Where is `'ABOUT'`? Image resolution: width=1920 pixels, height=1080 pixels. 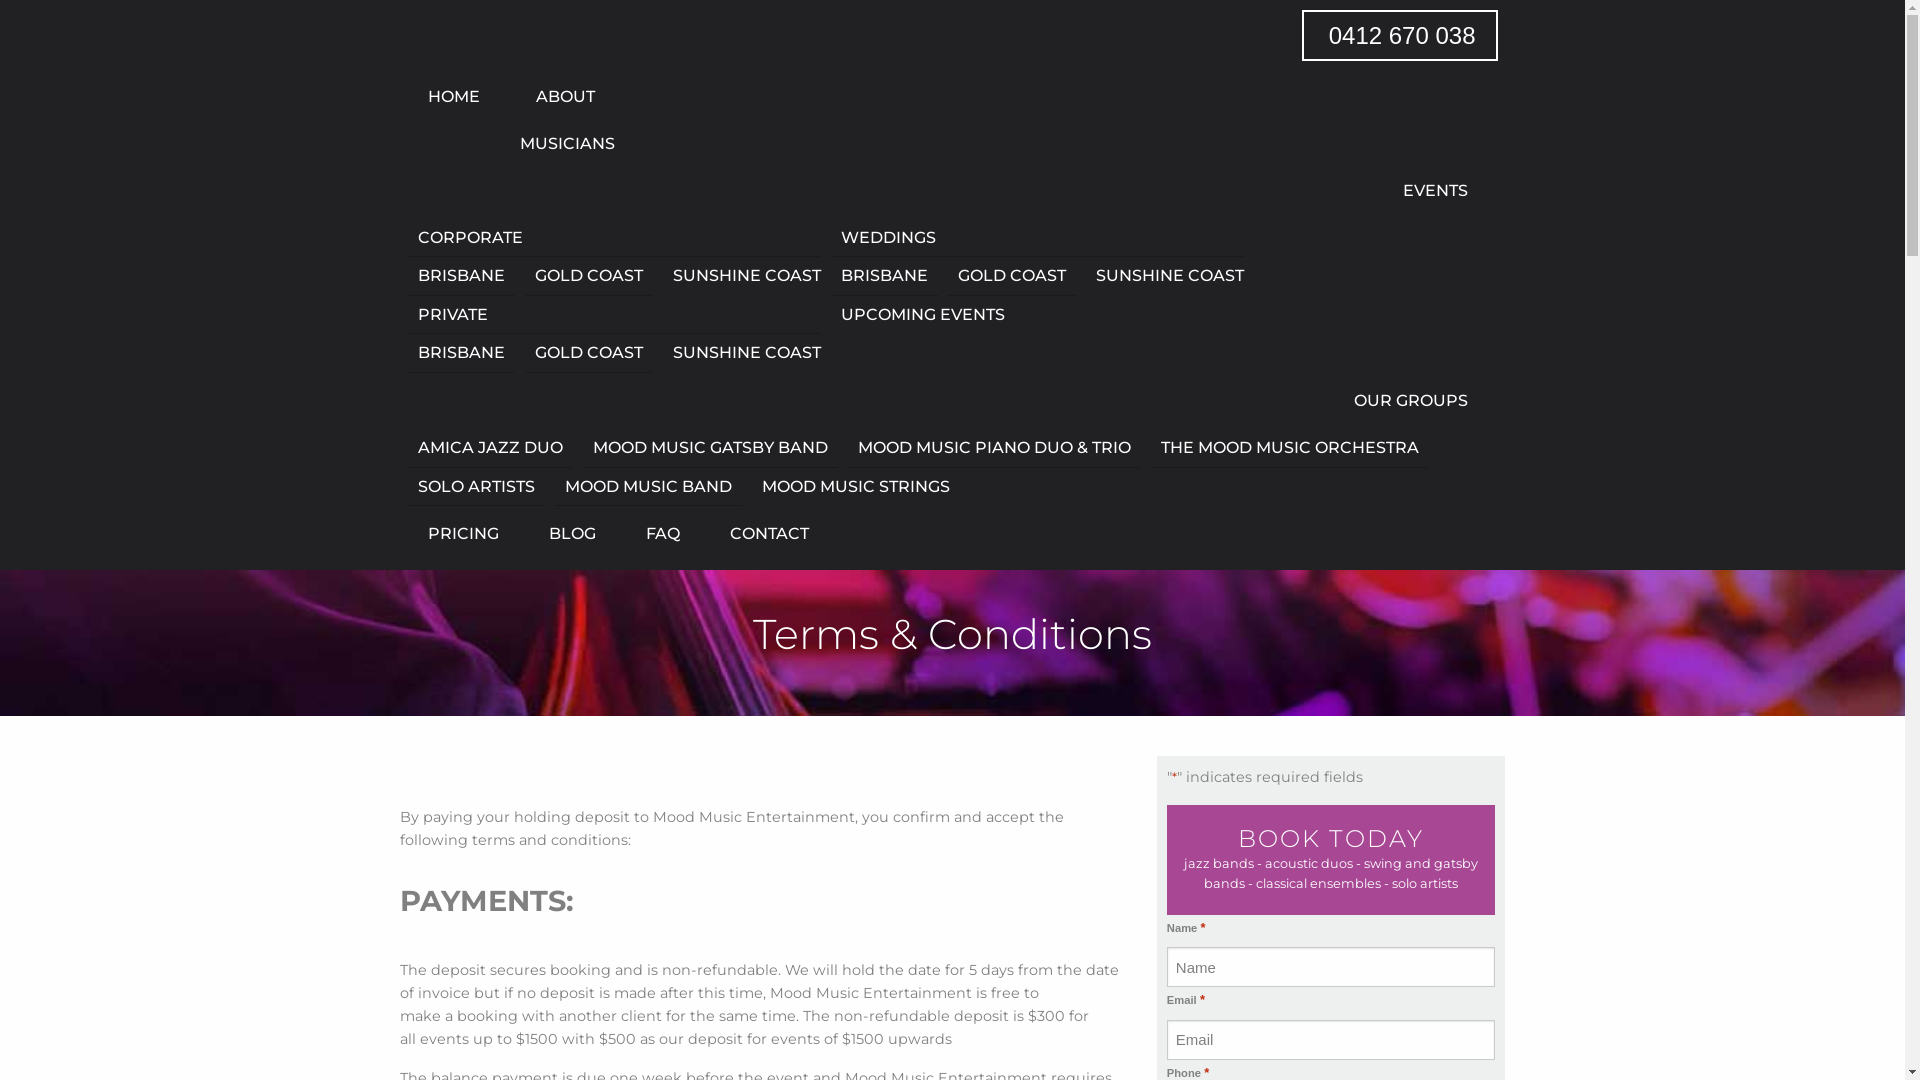
'ABOUT' is located at coordinates (509, 96).